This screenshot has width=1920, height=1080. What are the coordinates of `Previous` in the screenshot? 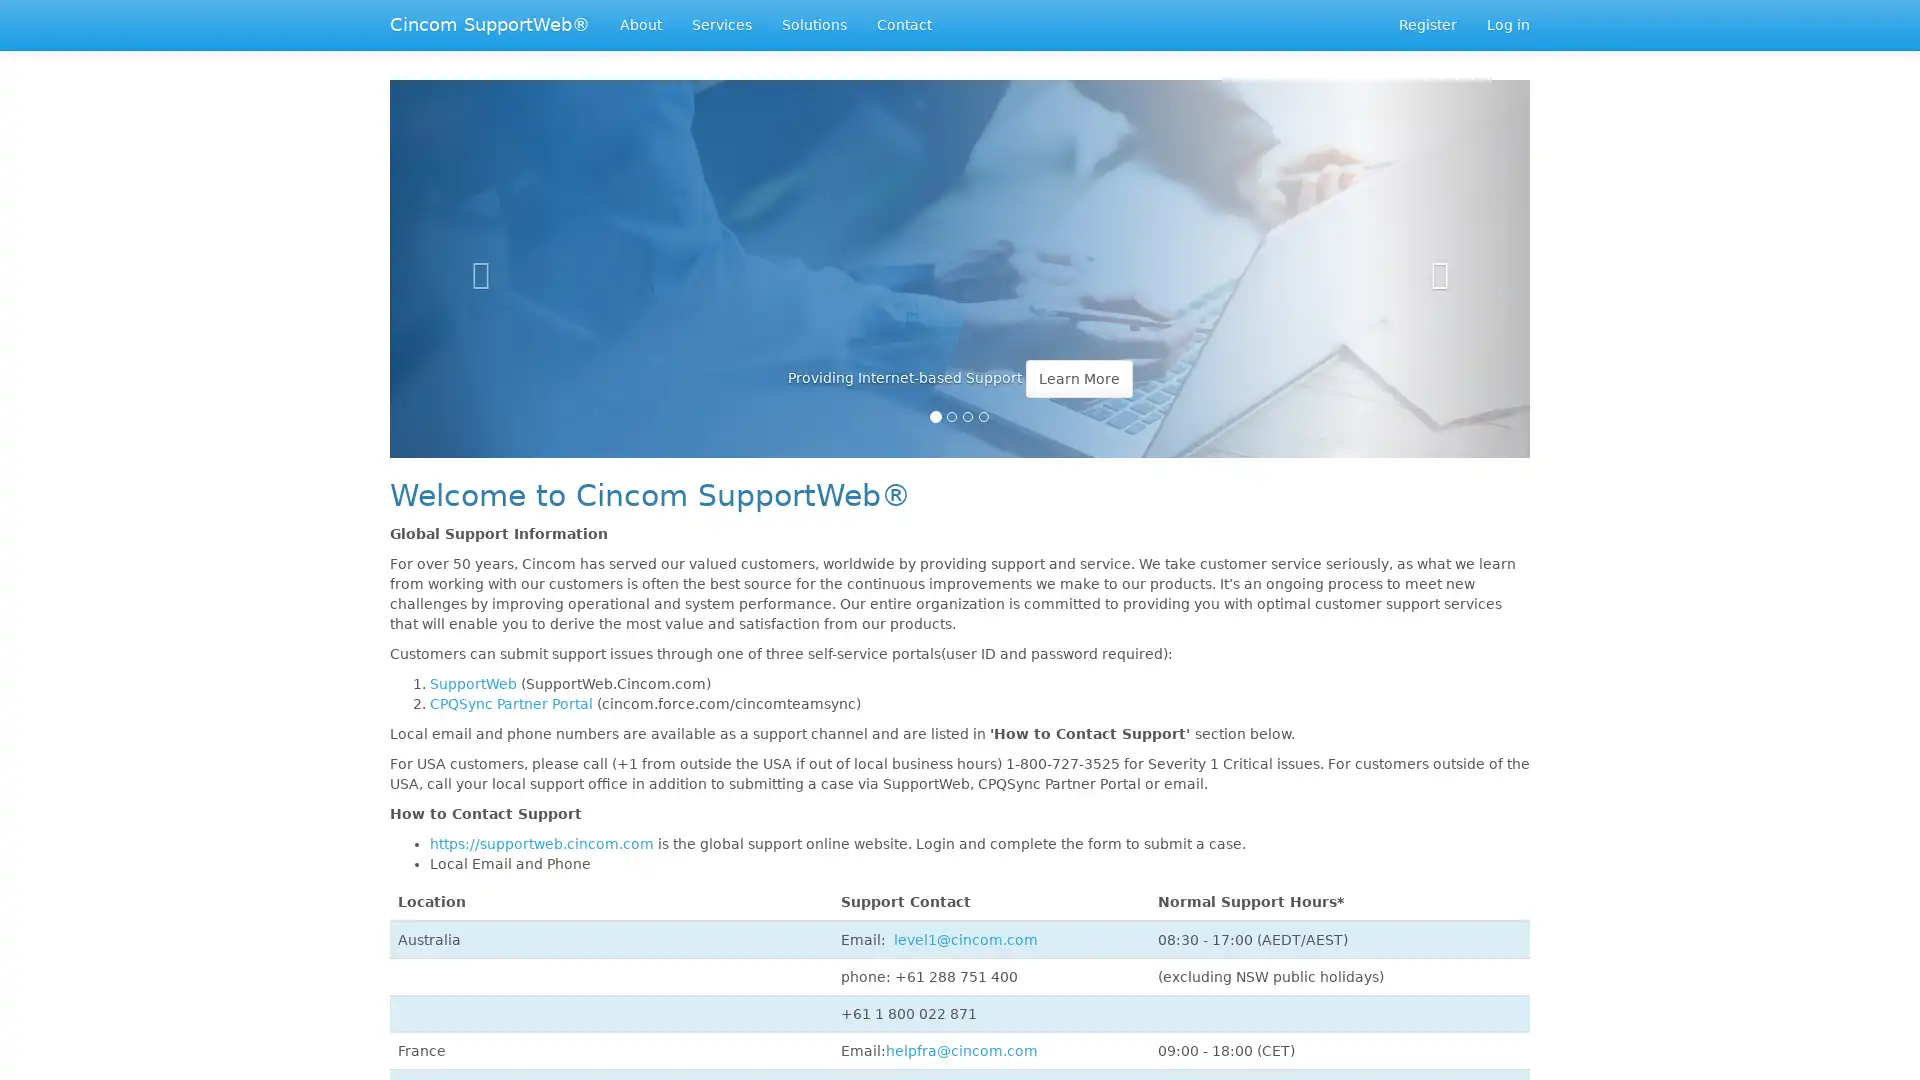 It's located at (474, 253).